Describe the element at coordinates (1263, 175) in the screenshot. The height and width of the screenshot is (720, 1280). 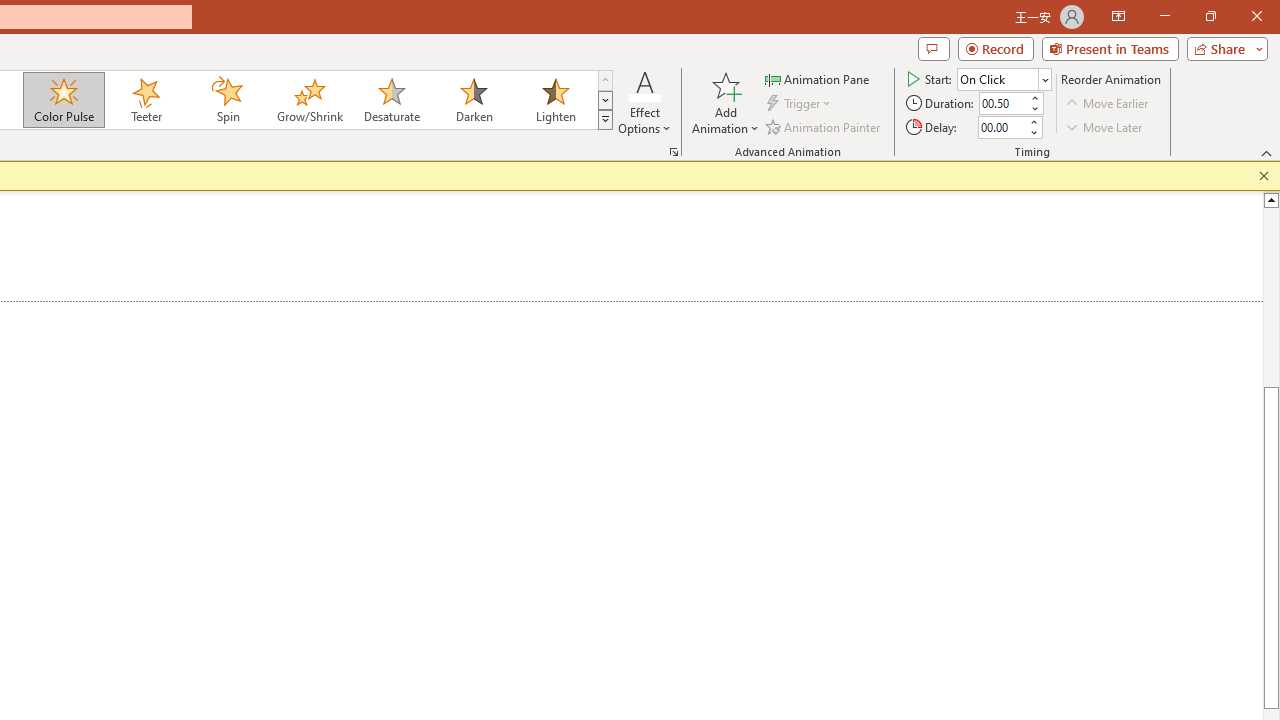
I see `'Close this message'` at that location.